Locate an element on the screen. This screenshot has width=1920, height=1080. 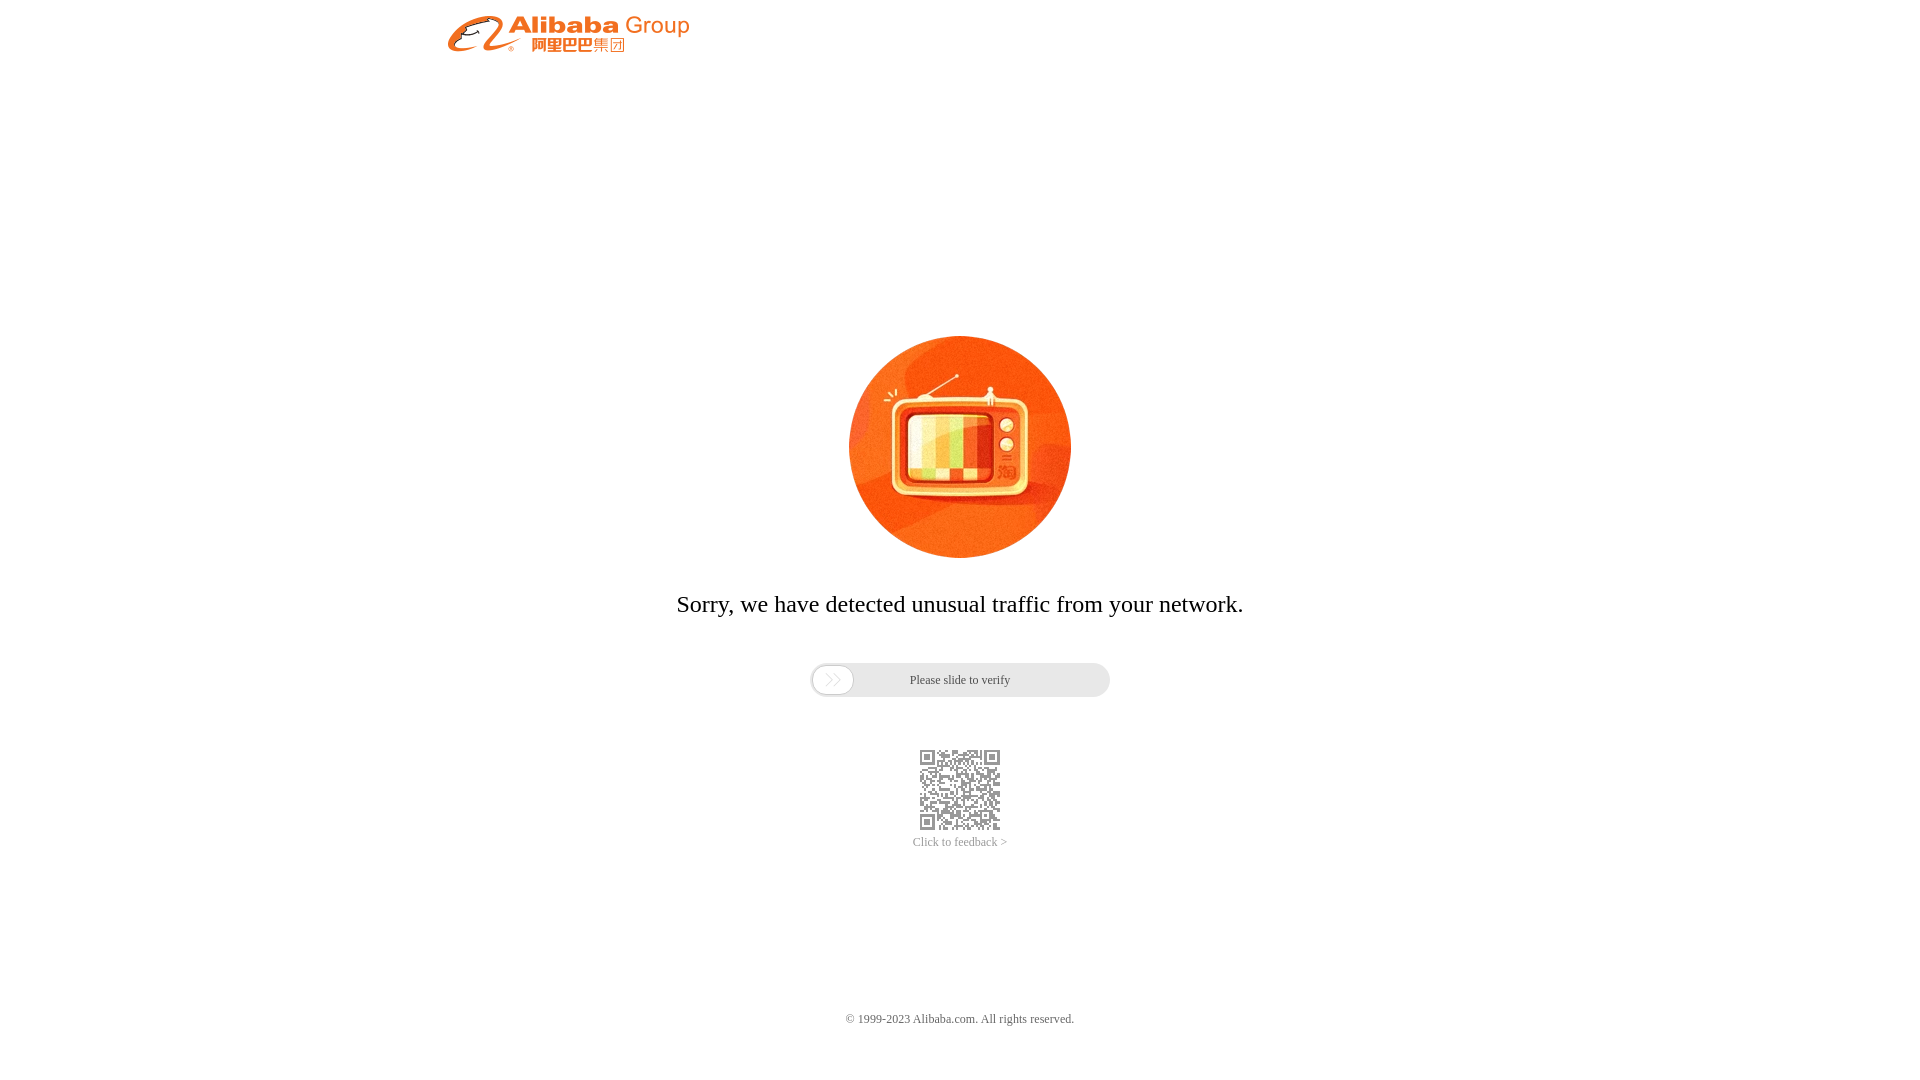
'Click to feedback >' is located at coordinates (960, 842).